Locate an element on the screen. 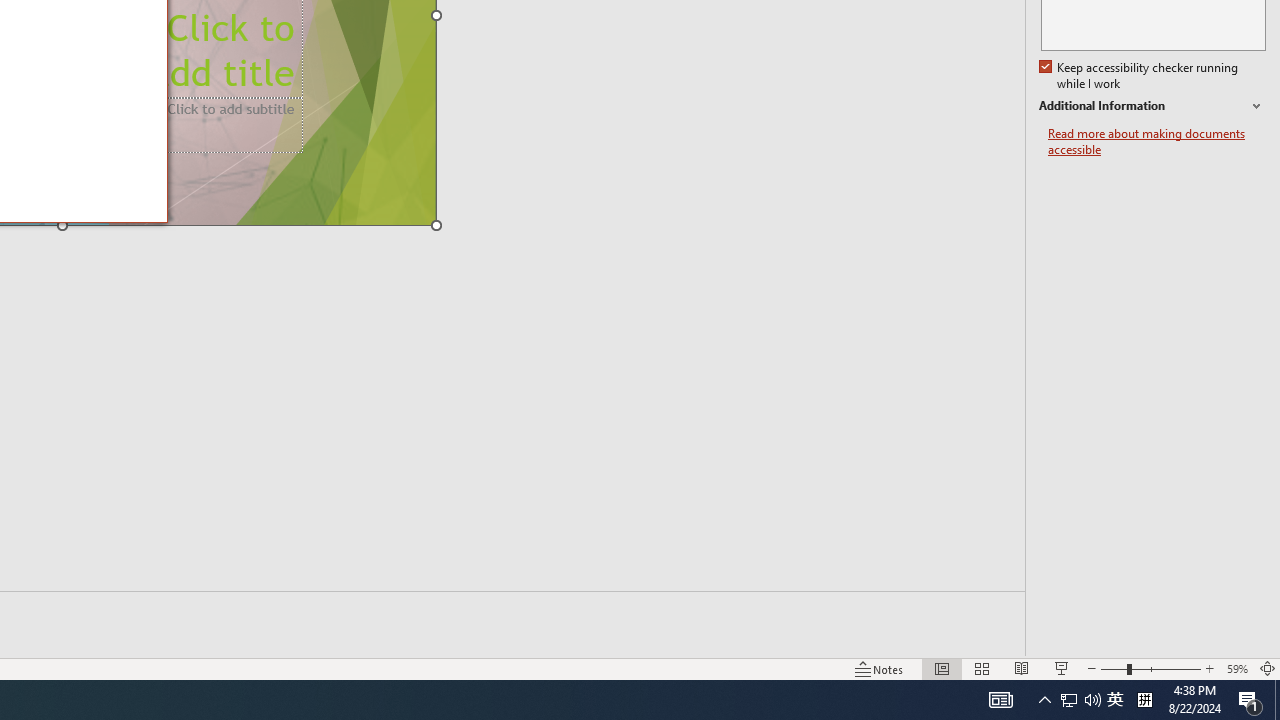  'Show desktop' is located at coordinates (1276, 698).